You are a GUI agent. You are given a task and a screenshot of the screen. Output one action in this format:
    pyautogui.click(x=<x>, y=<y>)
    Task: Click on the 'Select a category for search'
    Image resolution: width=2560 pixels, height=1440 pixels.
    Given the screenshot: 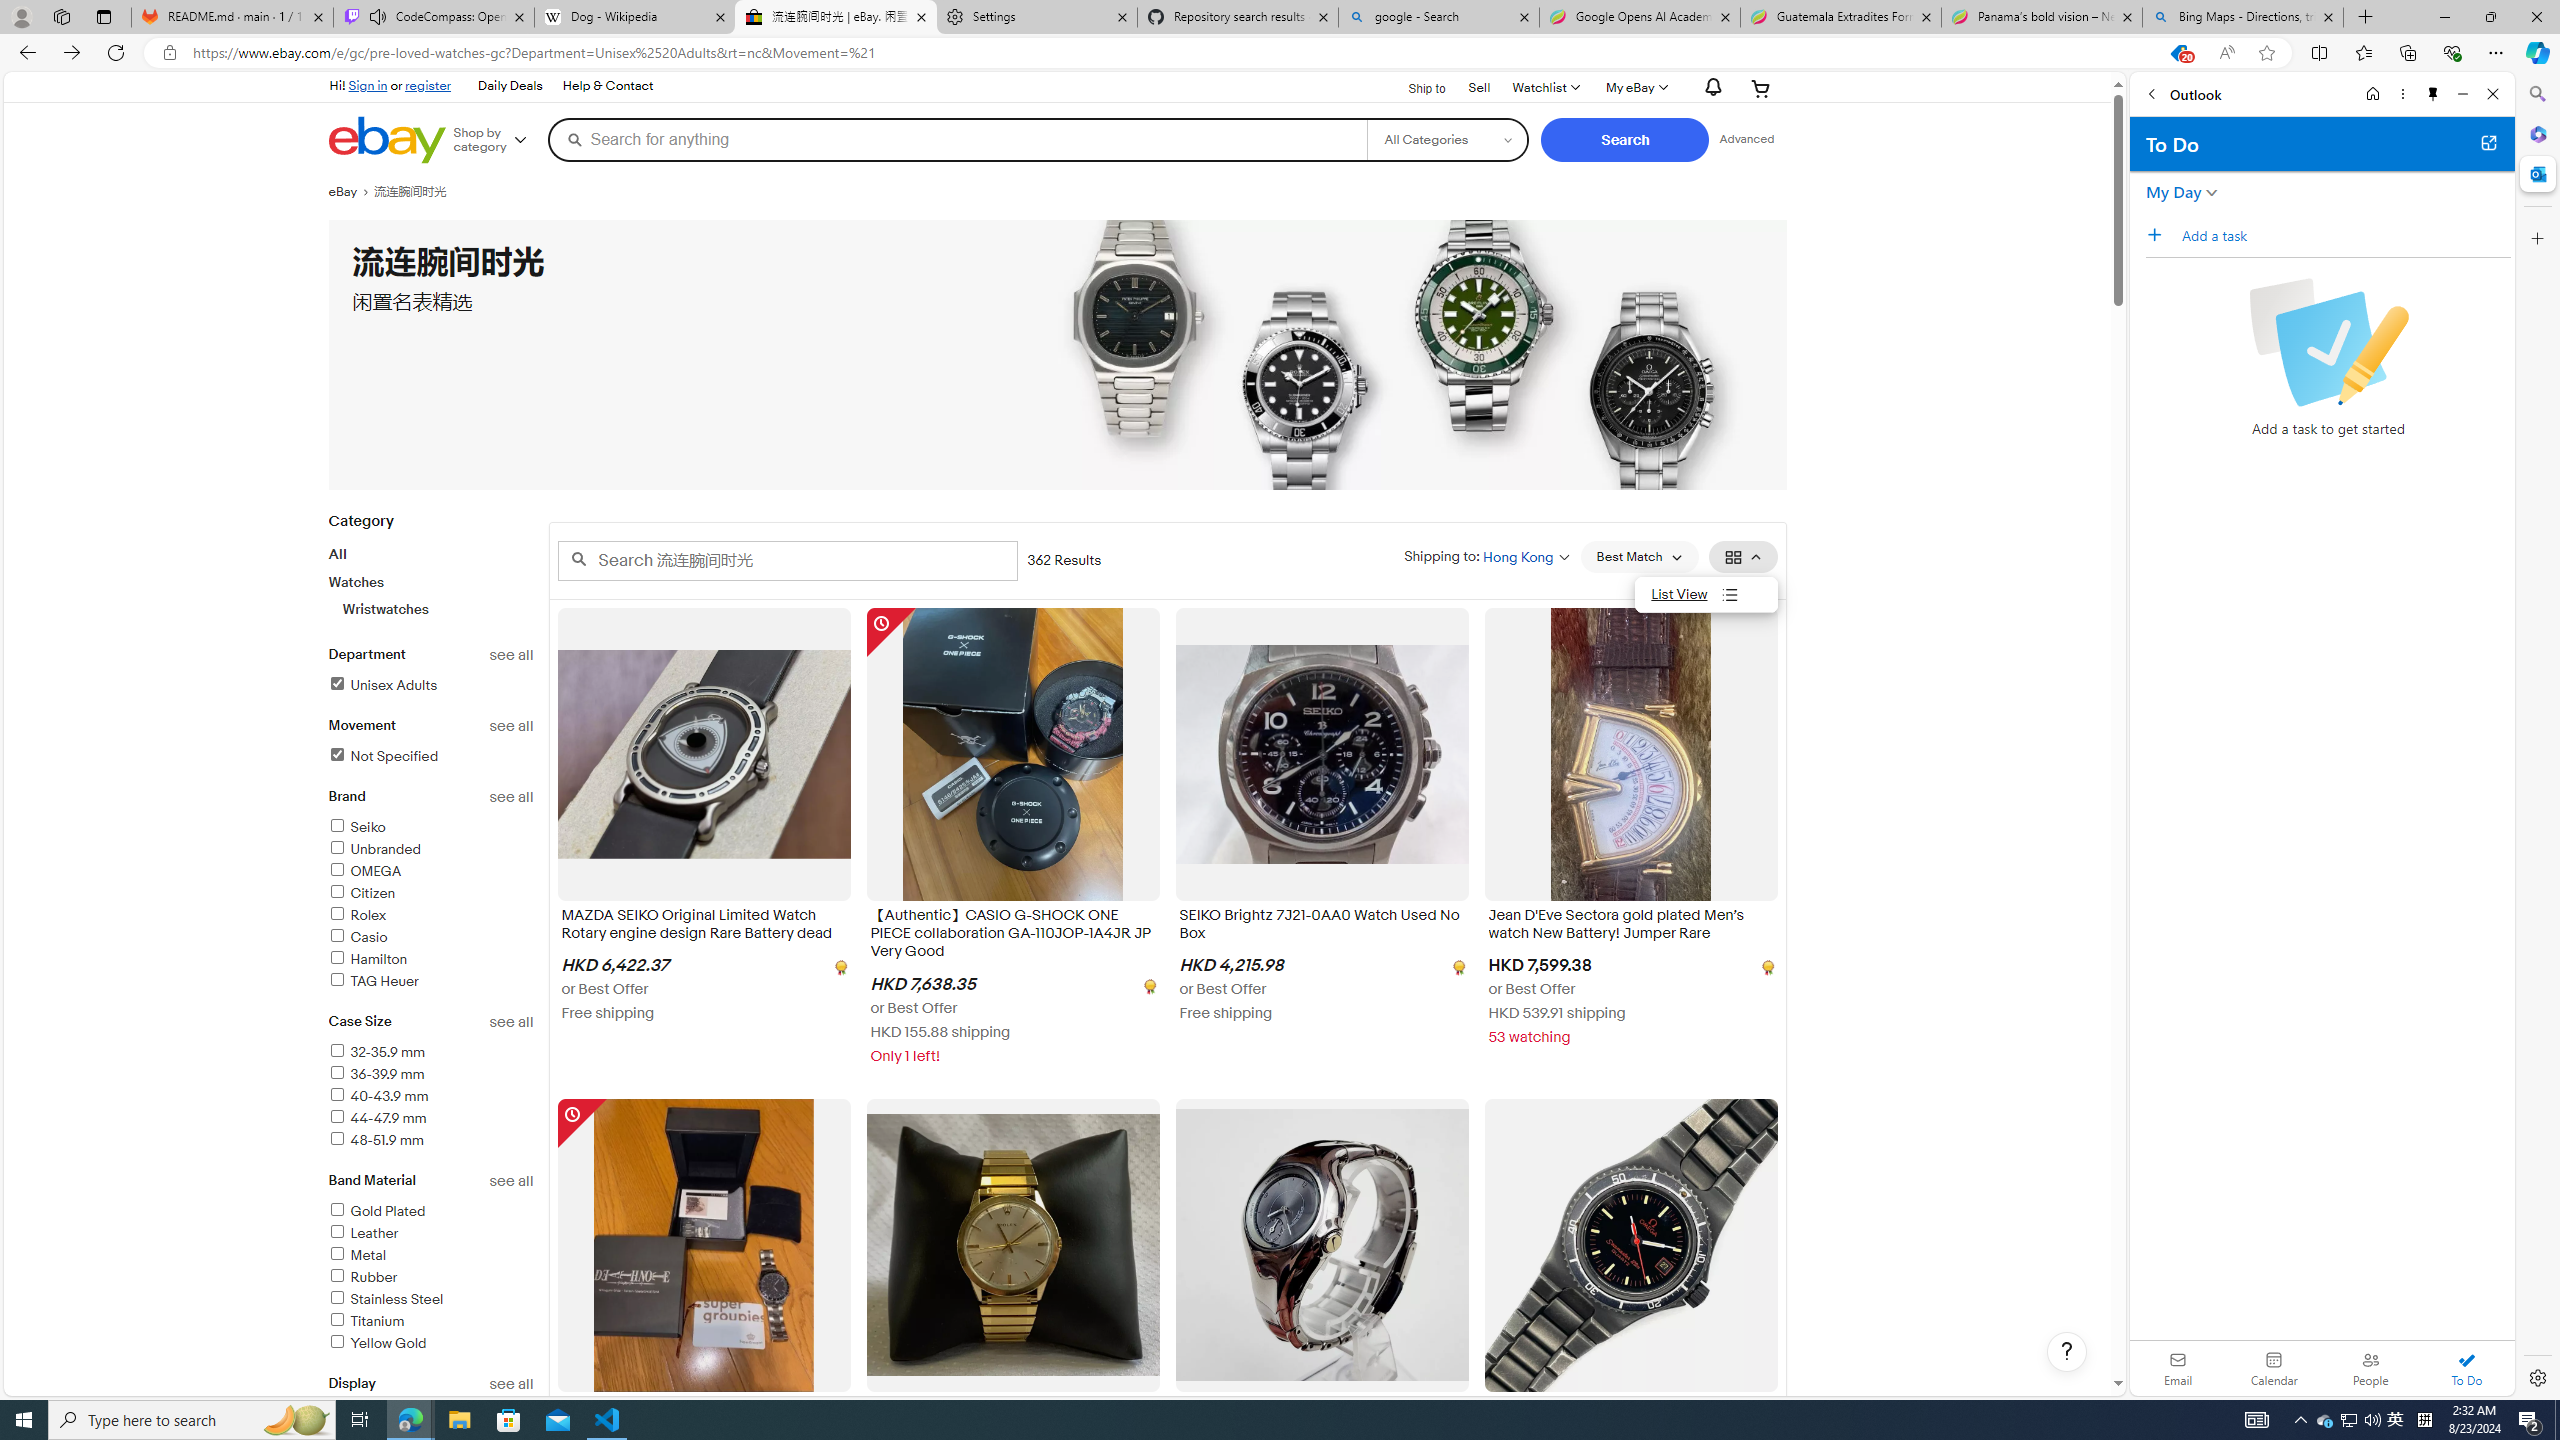 What is the action you would take?
    pyautogui.click(x=1447, y=138)
    